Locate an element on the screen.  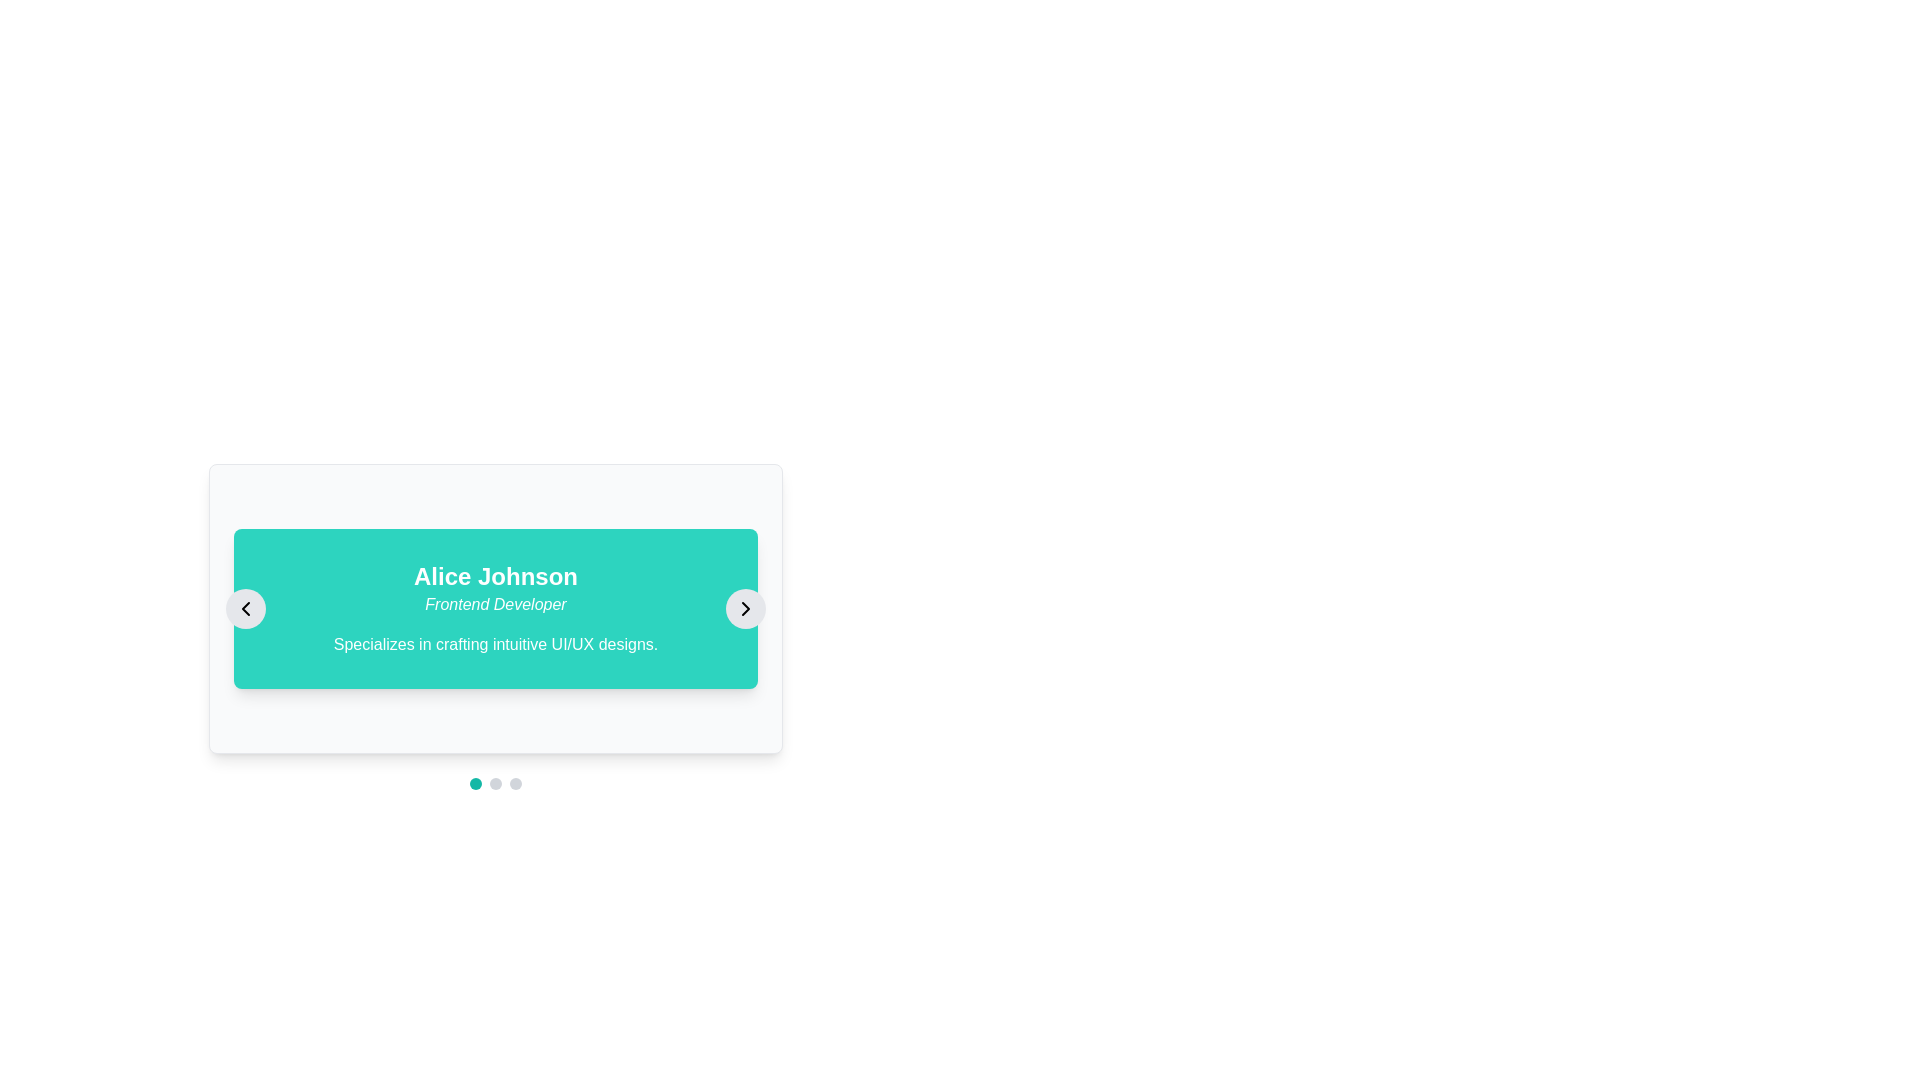
the navigational icon within the circular button on the left side of the teal card about 'Alice Johnson, Frontend Developer' is located at coordinates (244, 608).